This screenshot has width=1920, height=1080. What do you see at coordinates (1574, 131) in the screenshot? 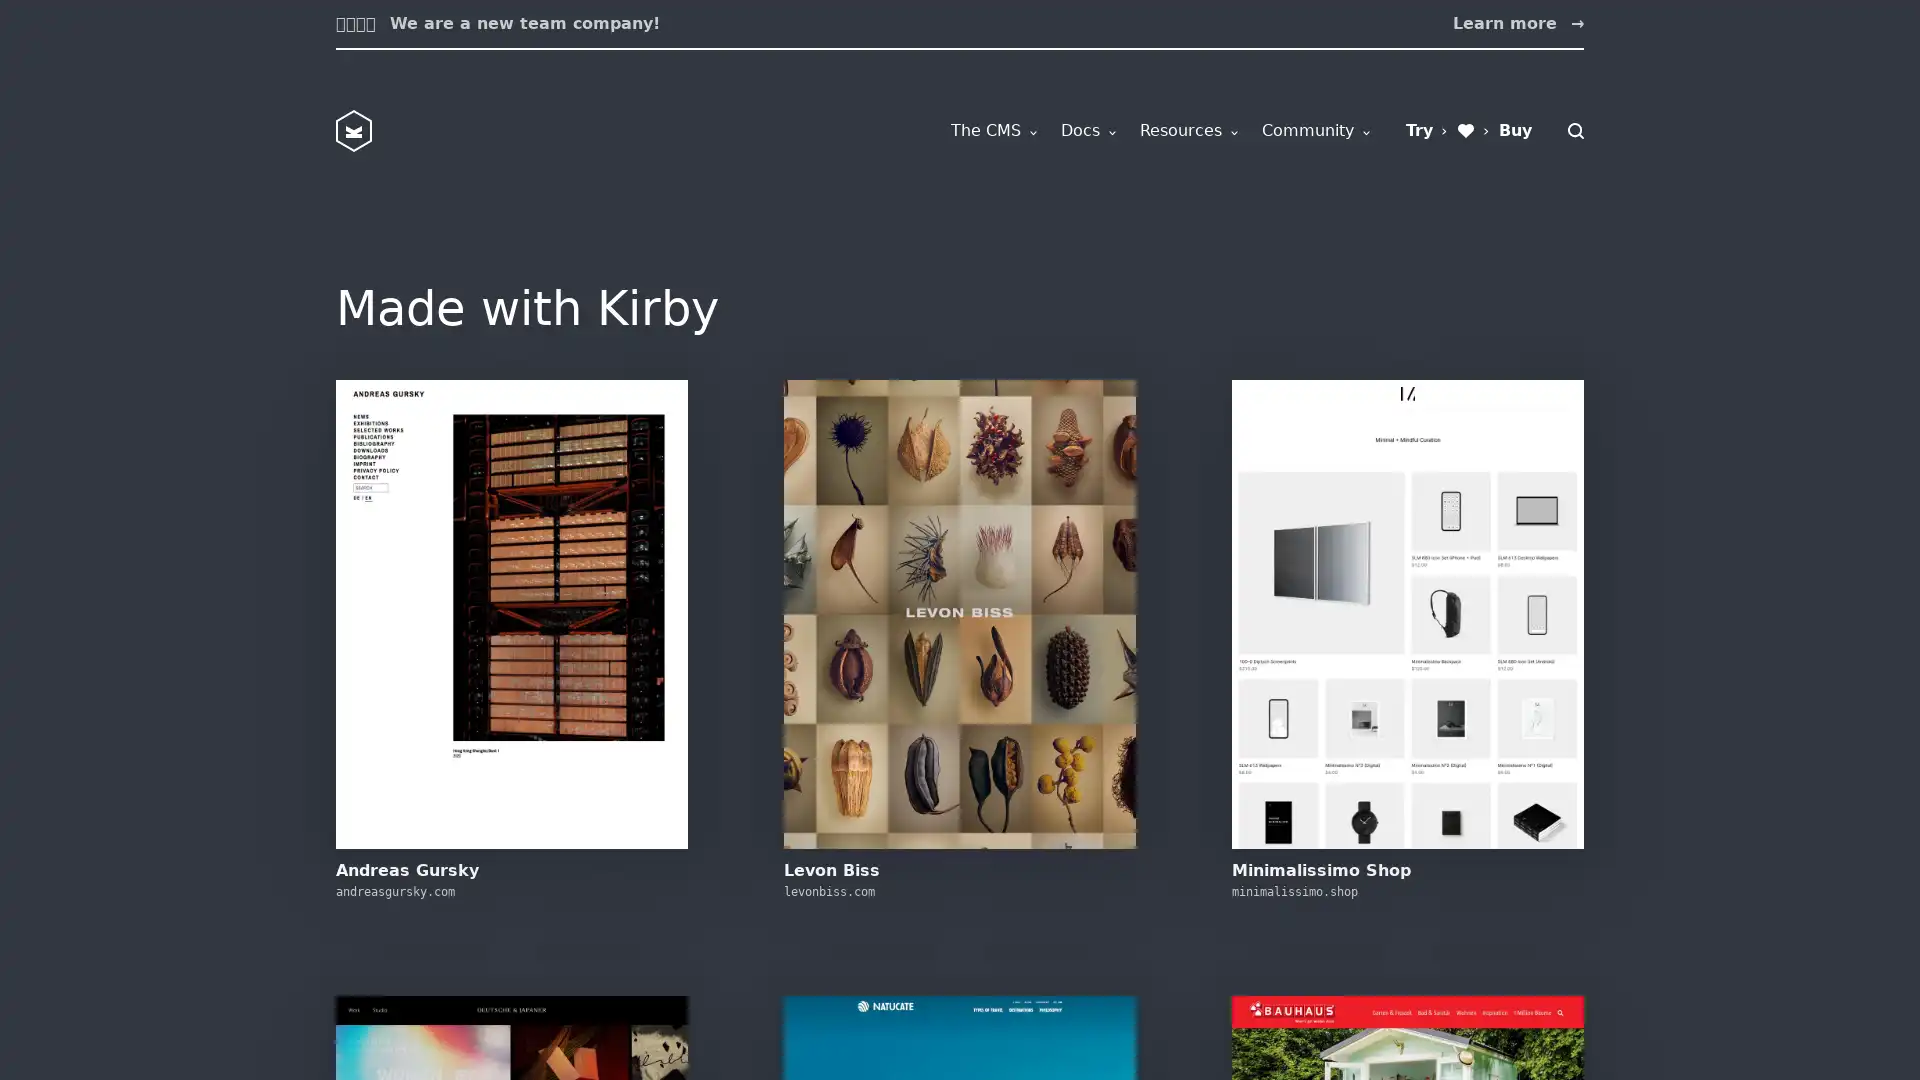
I see `Search` at bounding box center [1574, 131].